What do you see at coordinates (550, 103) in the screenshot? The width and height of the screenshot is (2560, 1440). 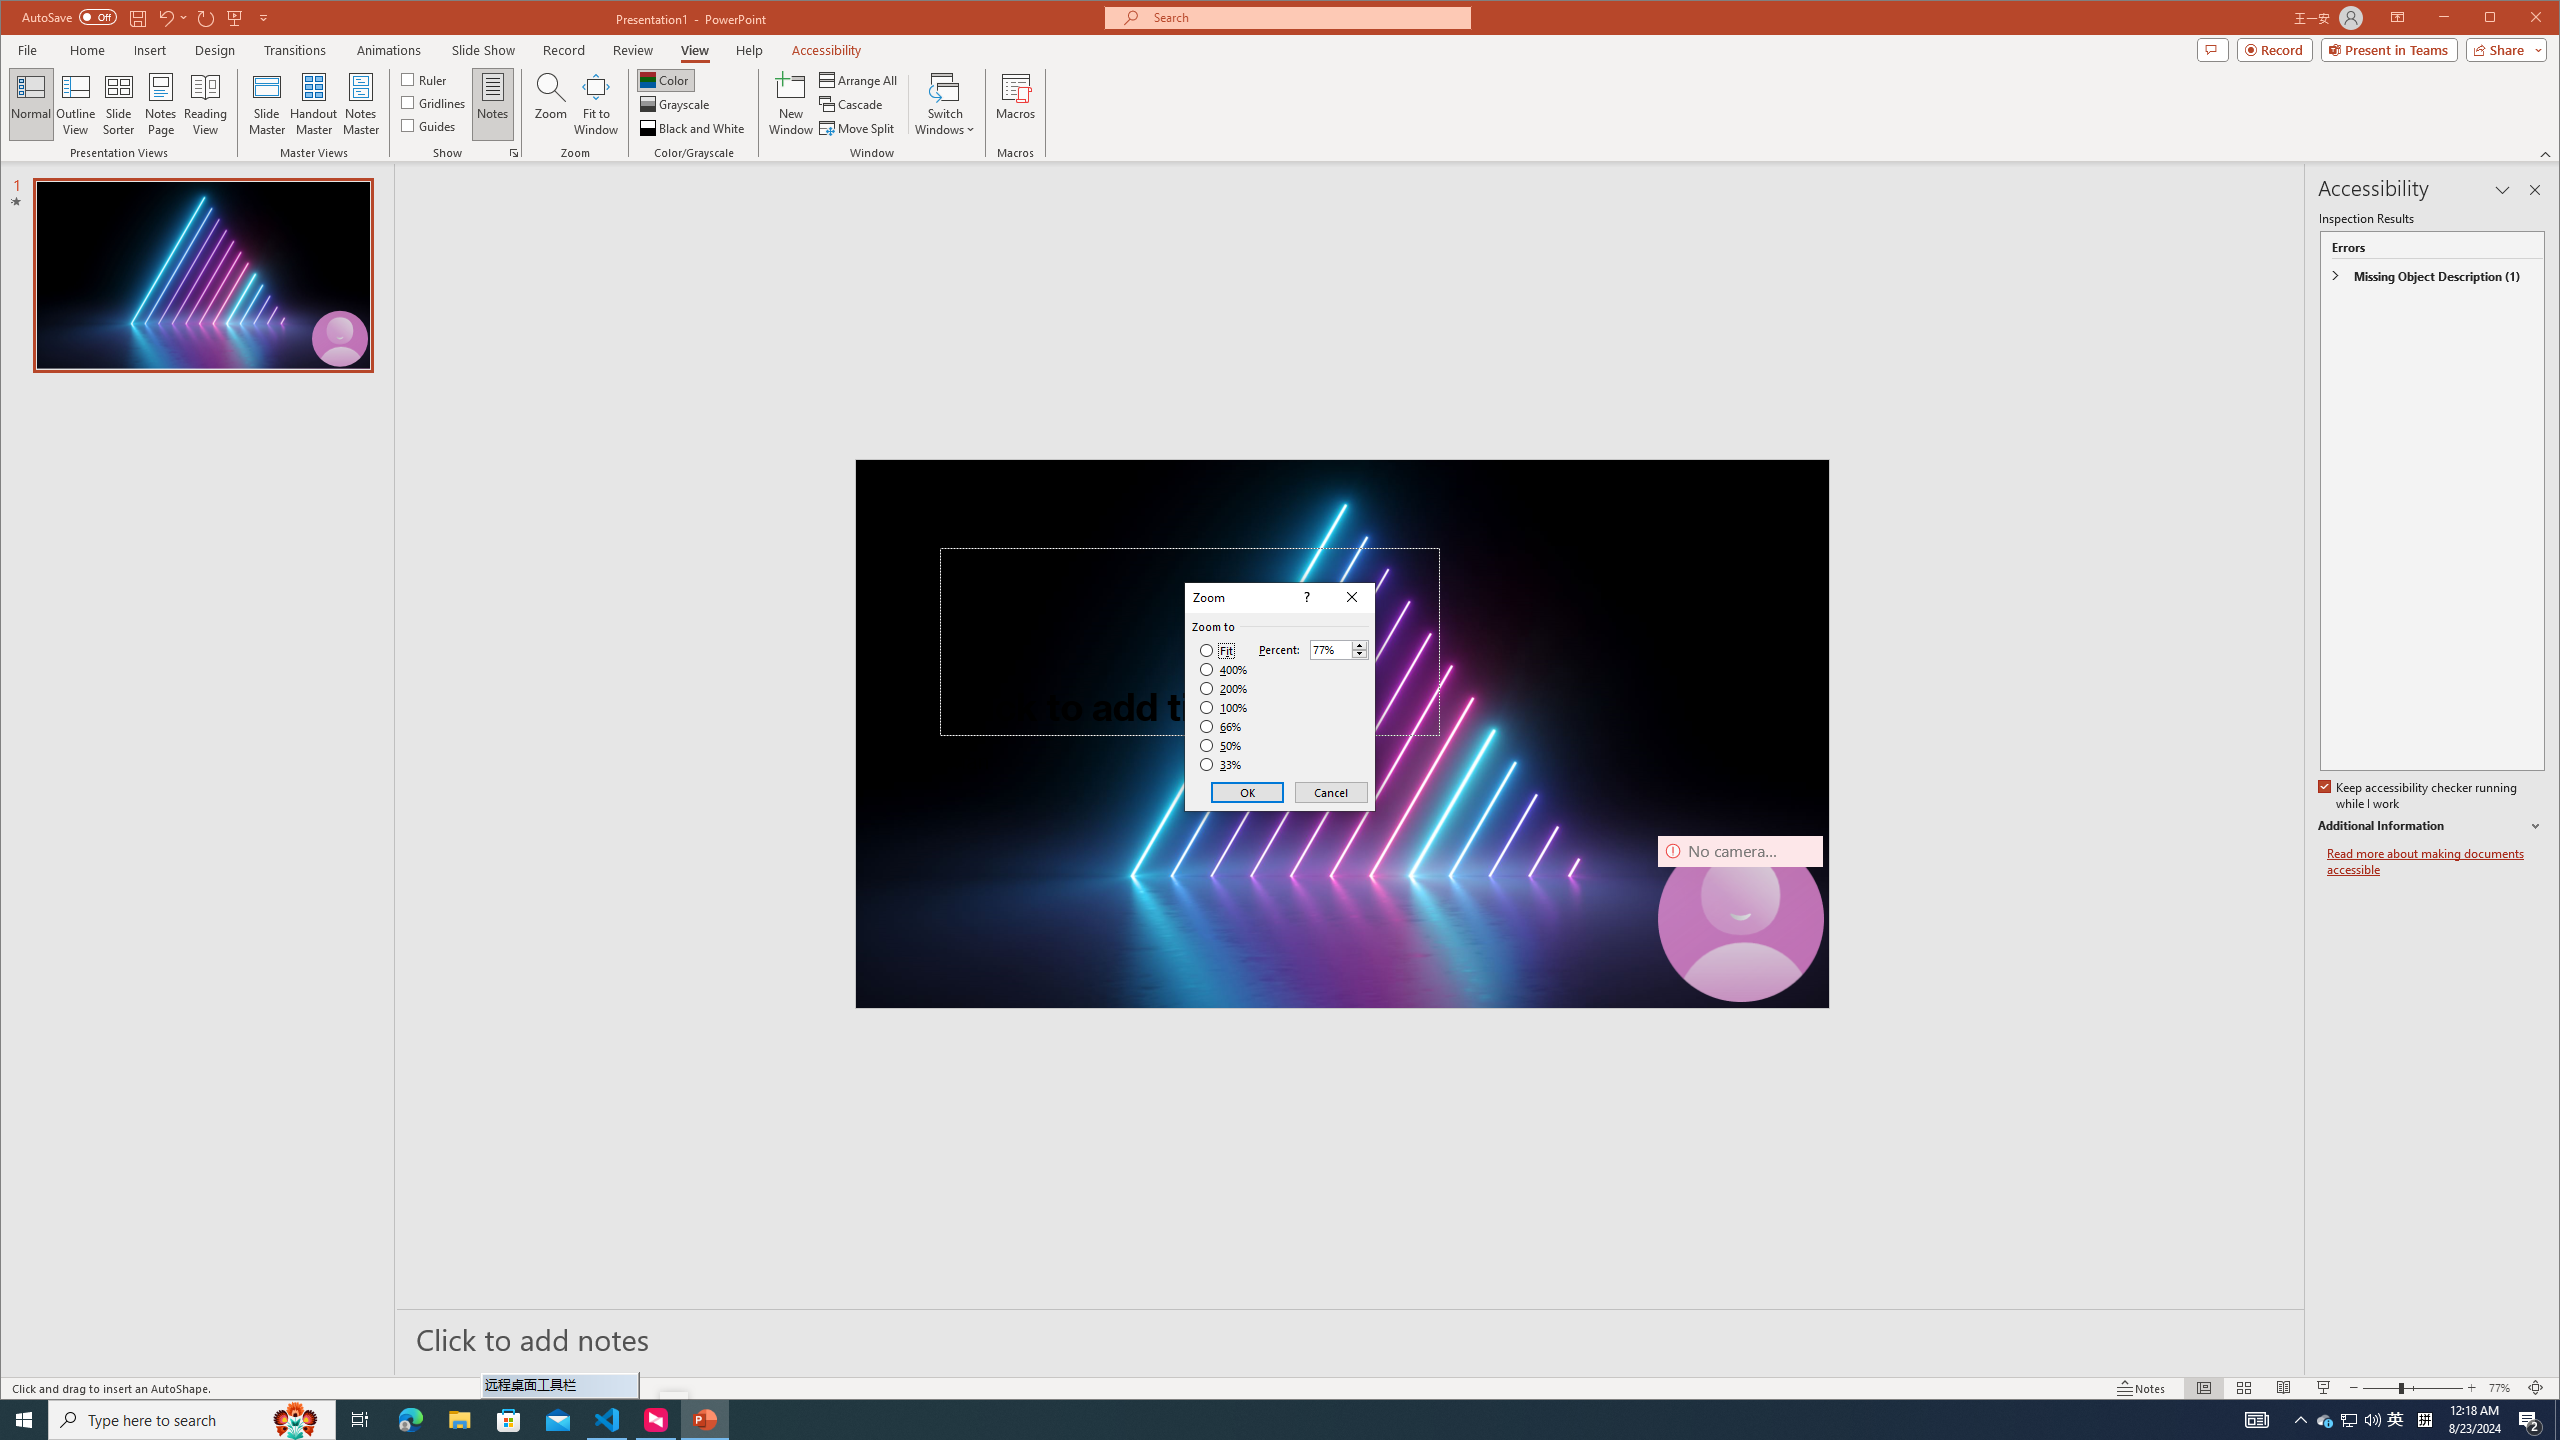 I see `'Zoom...'` at bounding box center [550, 103].